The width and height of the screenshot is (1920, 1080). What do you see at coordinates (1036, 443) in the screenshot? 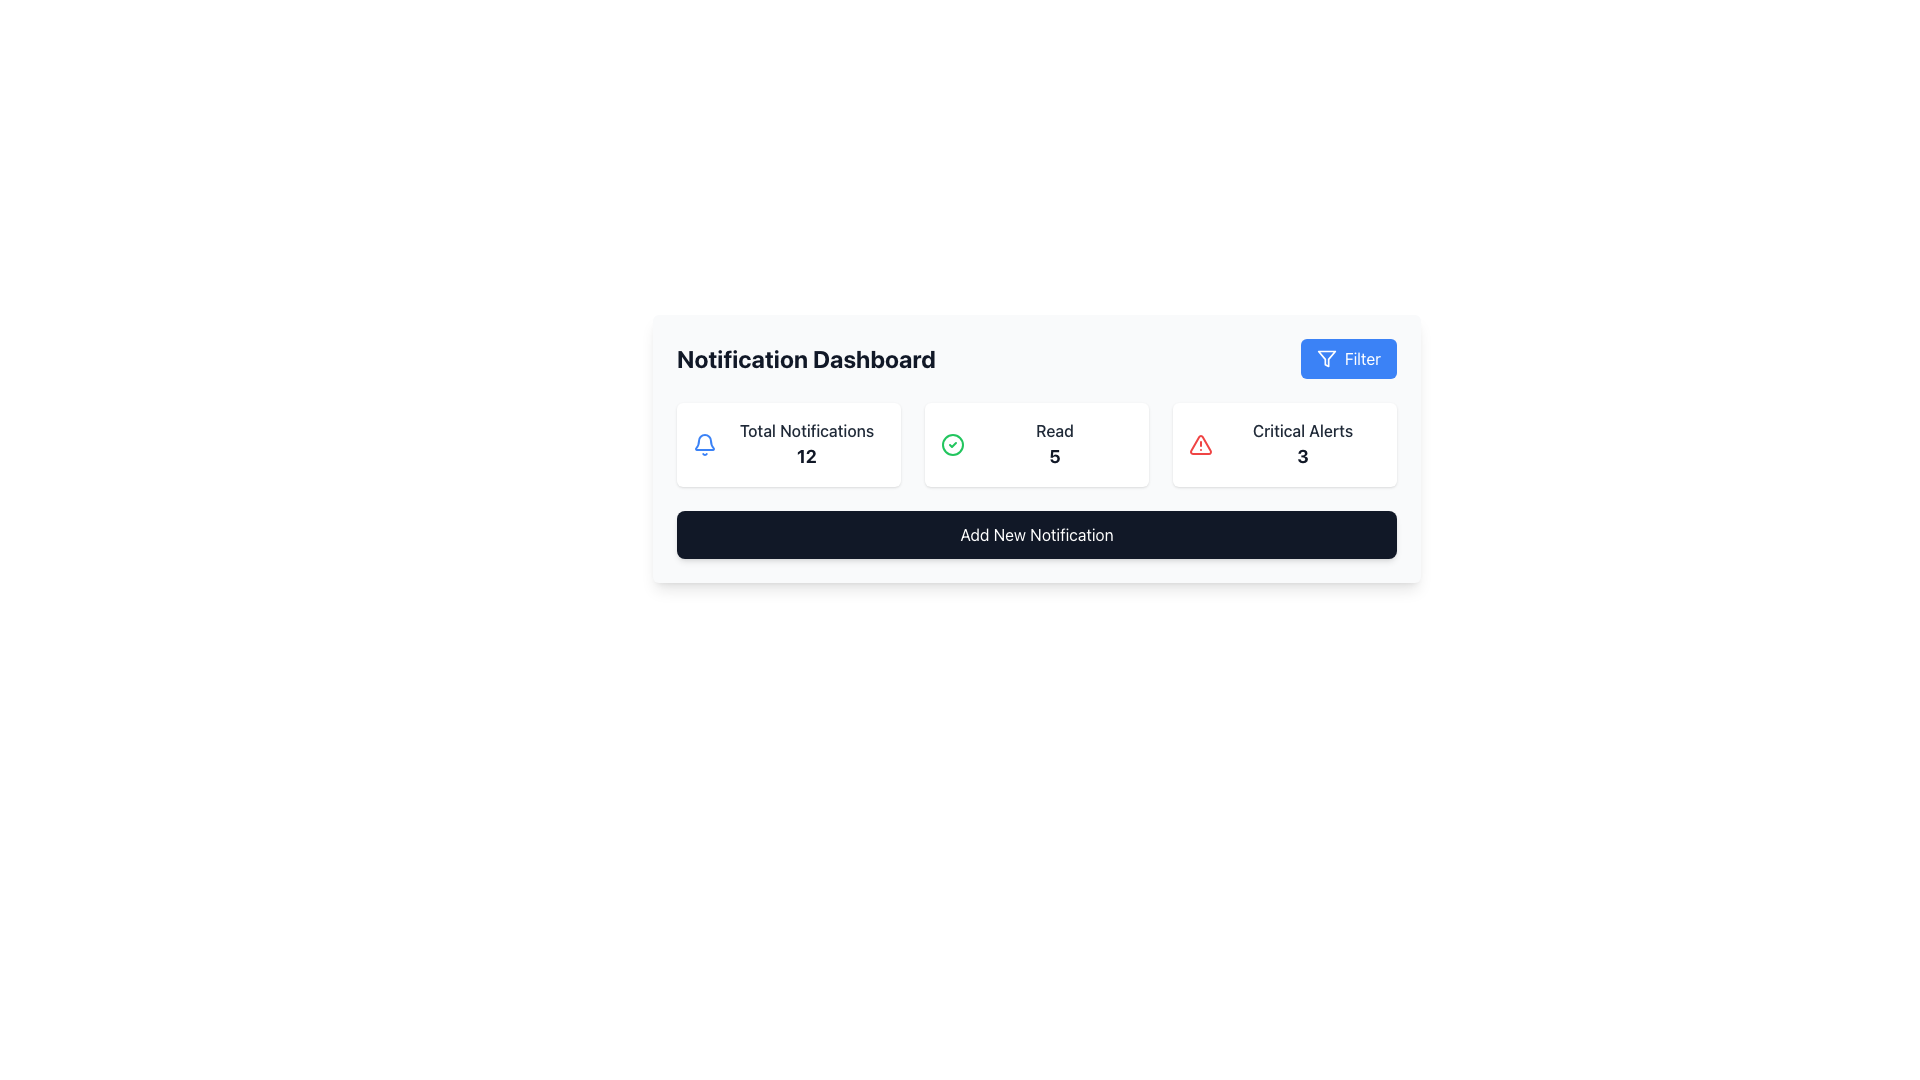
I see `displayed information from the Dashboard summary card that shows the number of read notifications, located in the Notification Dashboard section between the Total Notifications and Critical Alerts cards` at bounding box center [1036, 443].